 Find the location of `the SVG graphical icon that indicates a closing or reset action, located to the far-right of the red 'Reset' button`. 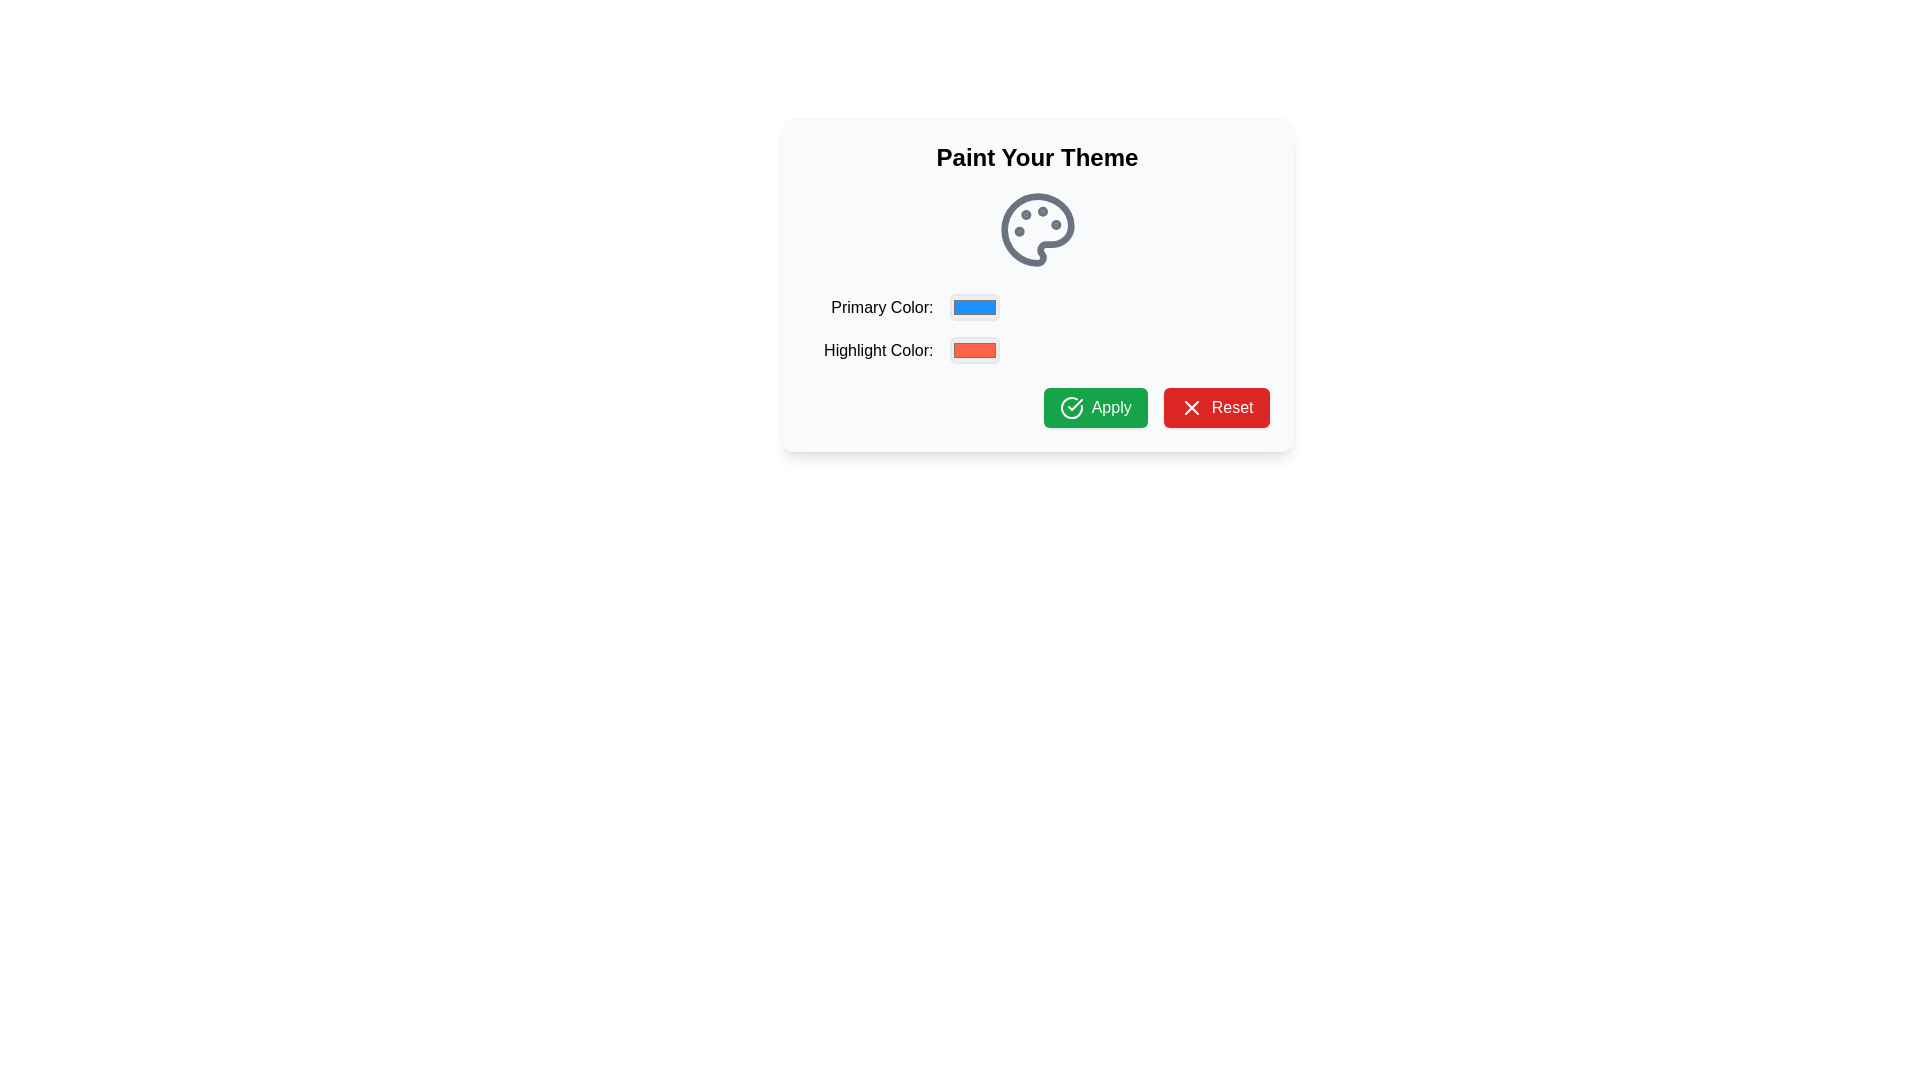

the SVG graphical icon that indicates a closing or reset action, located to the far-right of the red 'Reset' button is located at coordinates (1191, 407).